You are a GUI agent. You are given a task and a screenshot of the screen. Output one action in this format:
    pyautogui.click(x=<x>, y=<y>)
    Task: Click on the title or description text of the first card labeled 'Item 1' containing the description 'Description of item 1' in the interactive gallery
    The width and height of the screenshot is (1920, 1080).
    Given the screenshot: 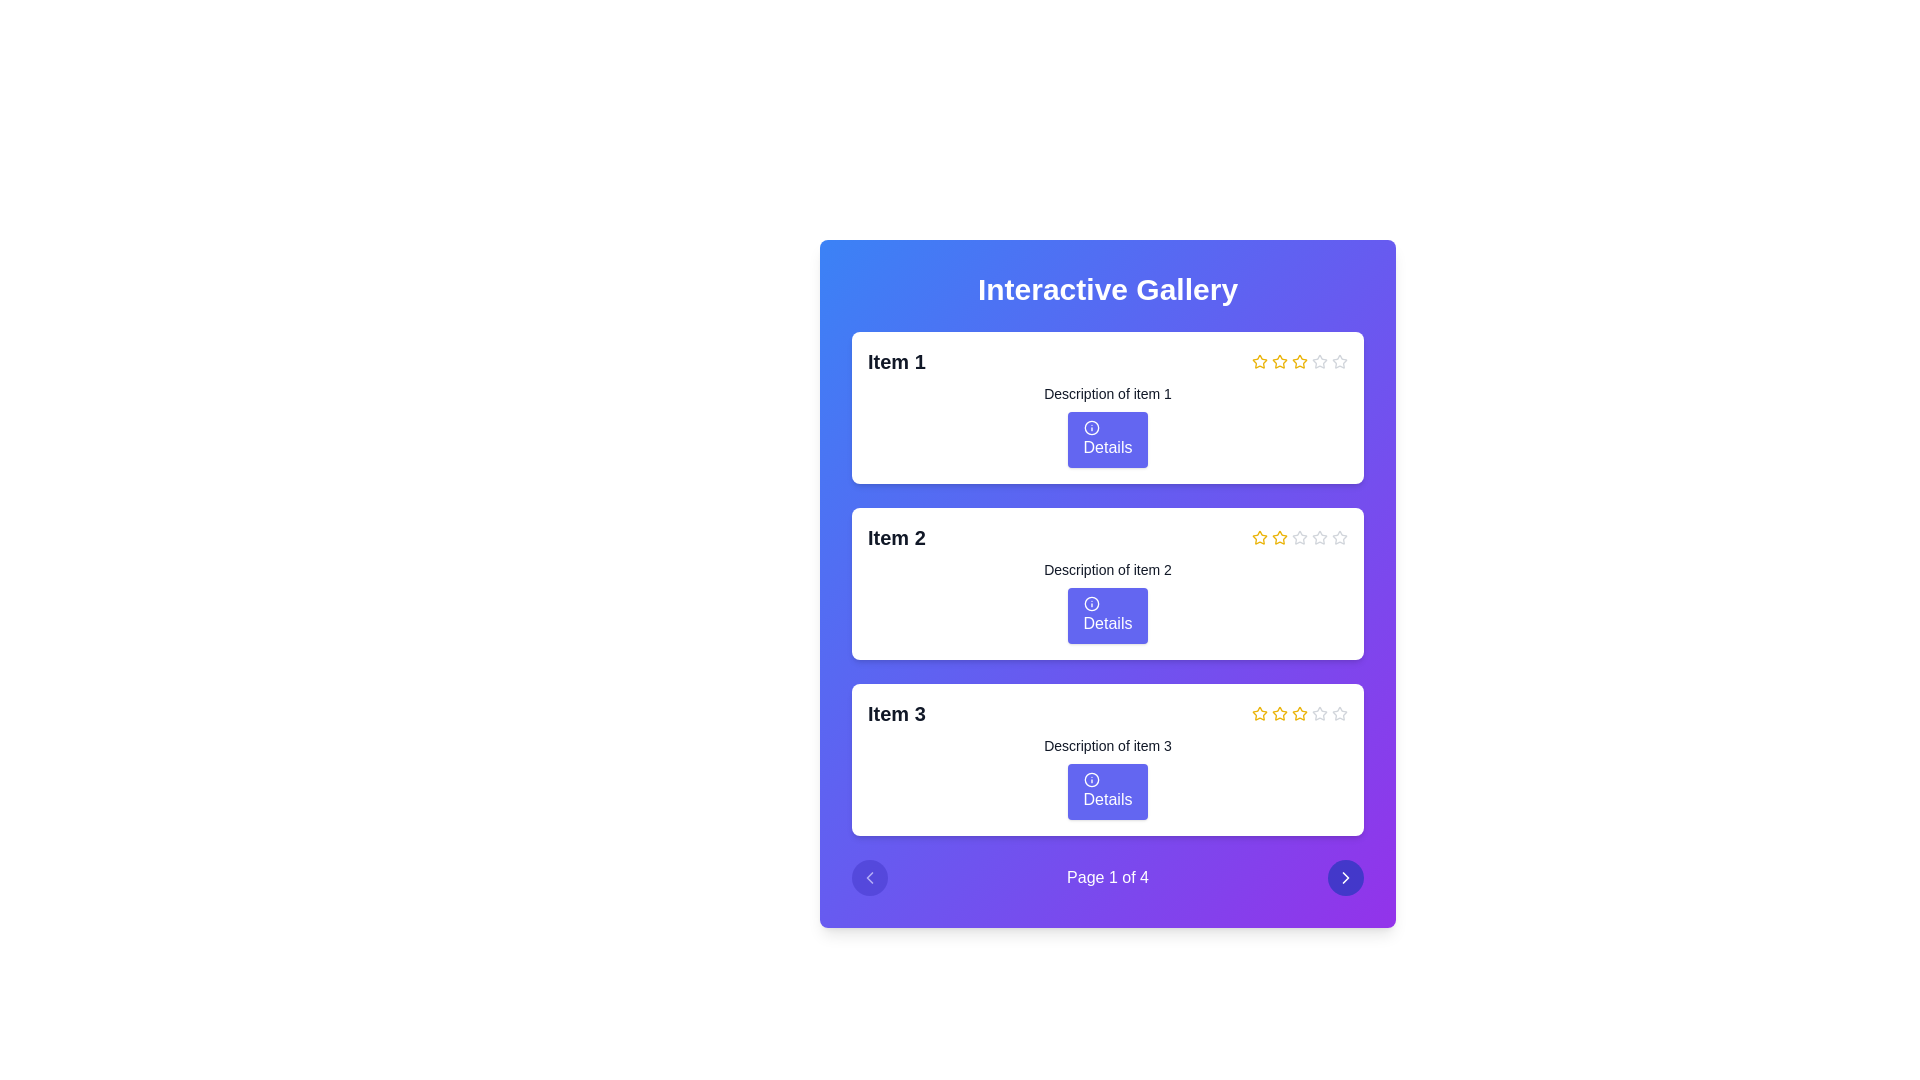 What is the action you would take?
    pyautogui.click(x=1107, y=407)
    